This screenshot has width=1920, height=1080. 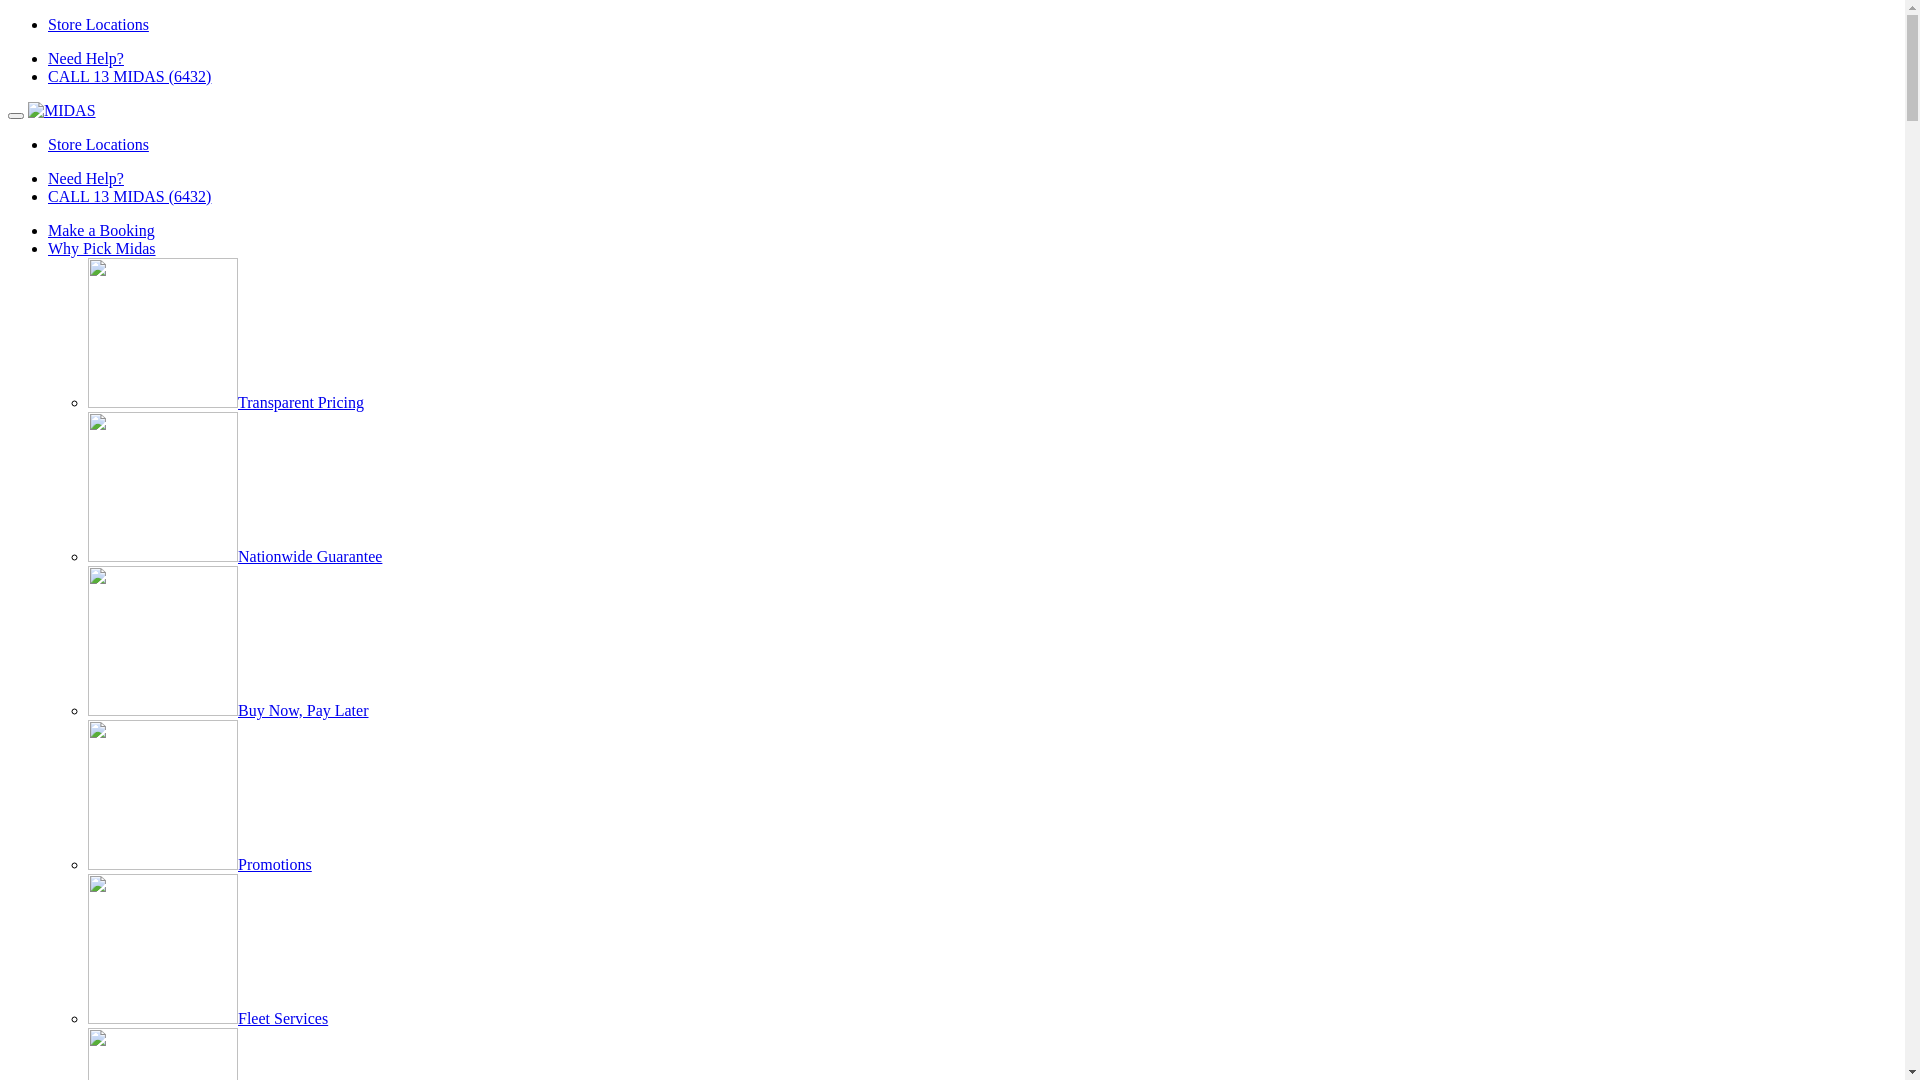 What do you see at coordinates (128, 196) in the screenshot?
I see `'CALL 13 MIDAS (6432)'` at bounding box center [128, 196].